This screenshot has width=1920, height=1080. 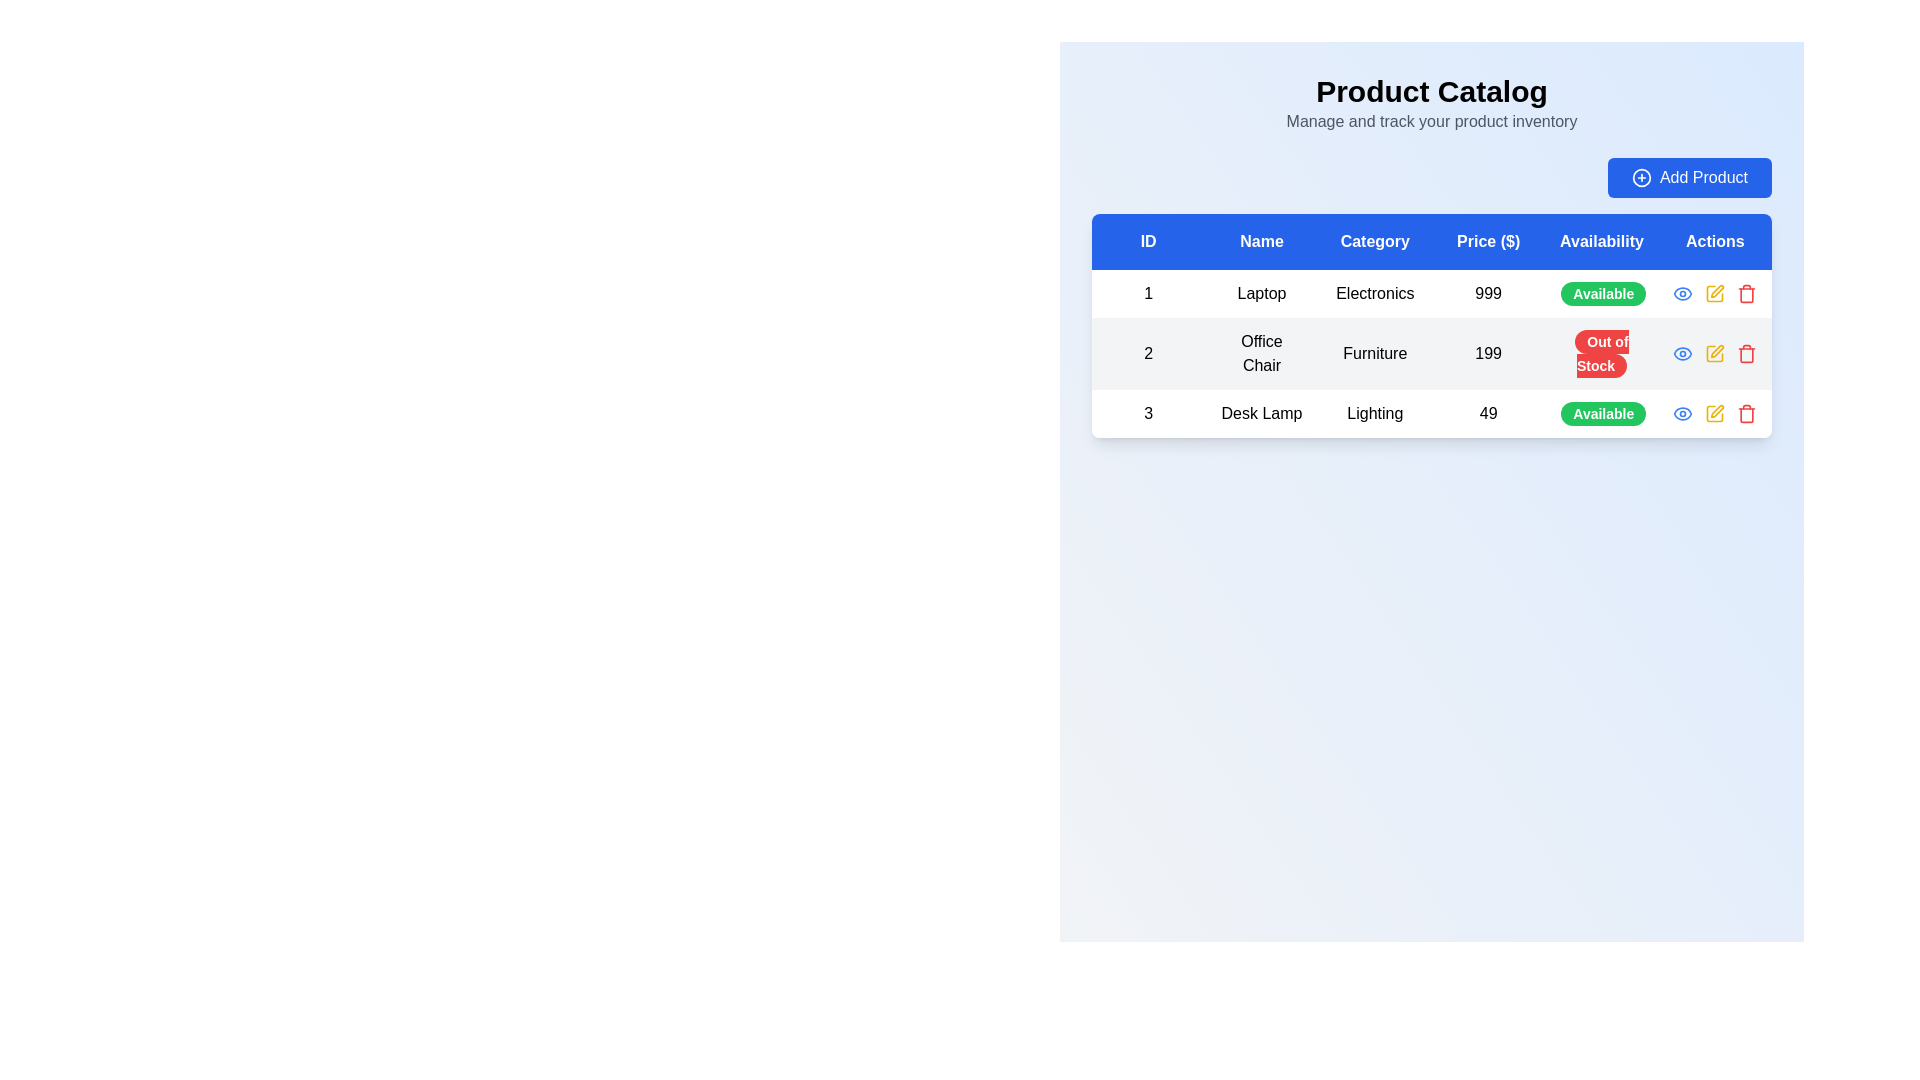 I want to click on the 'Category' column header in the table, which is the third column header located between 'Name' and 'Price ($)', so click(x=1374, y=241).